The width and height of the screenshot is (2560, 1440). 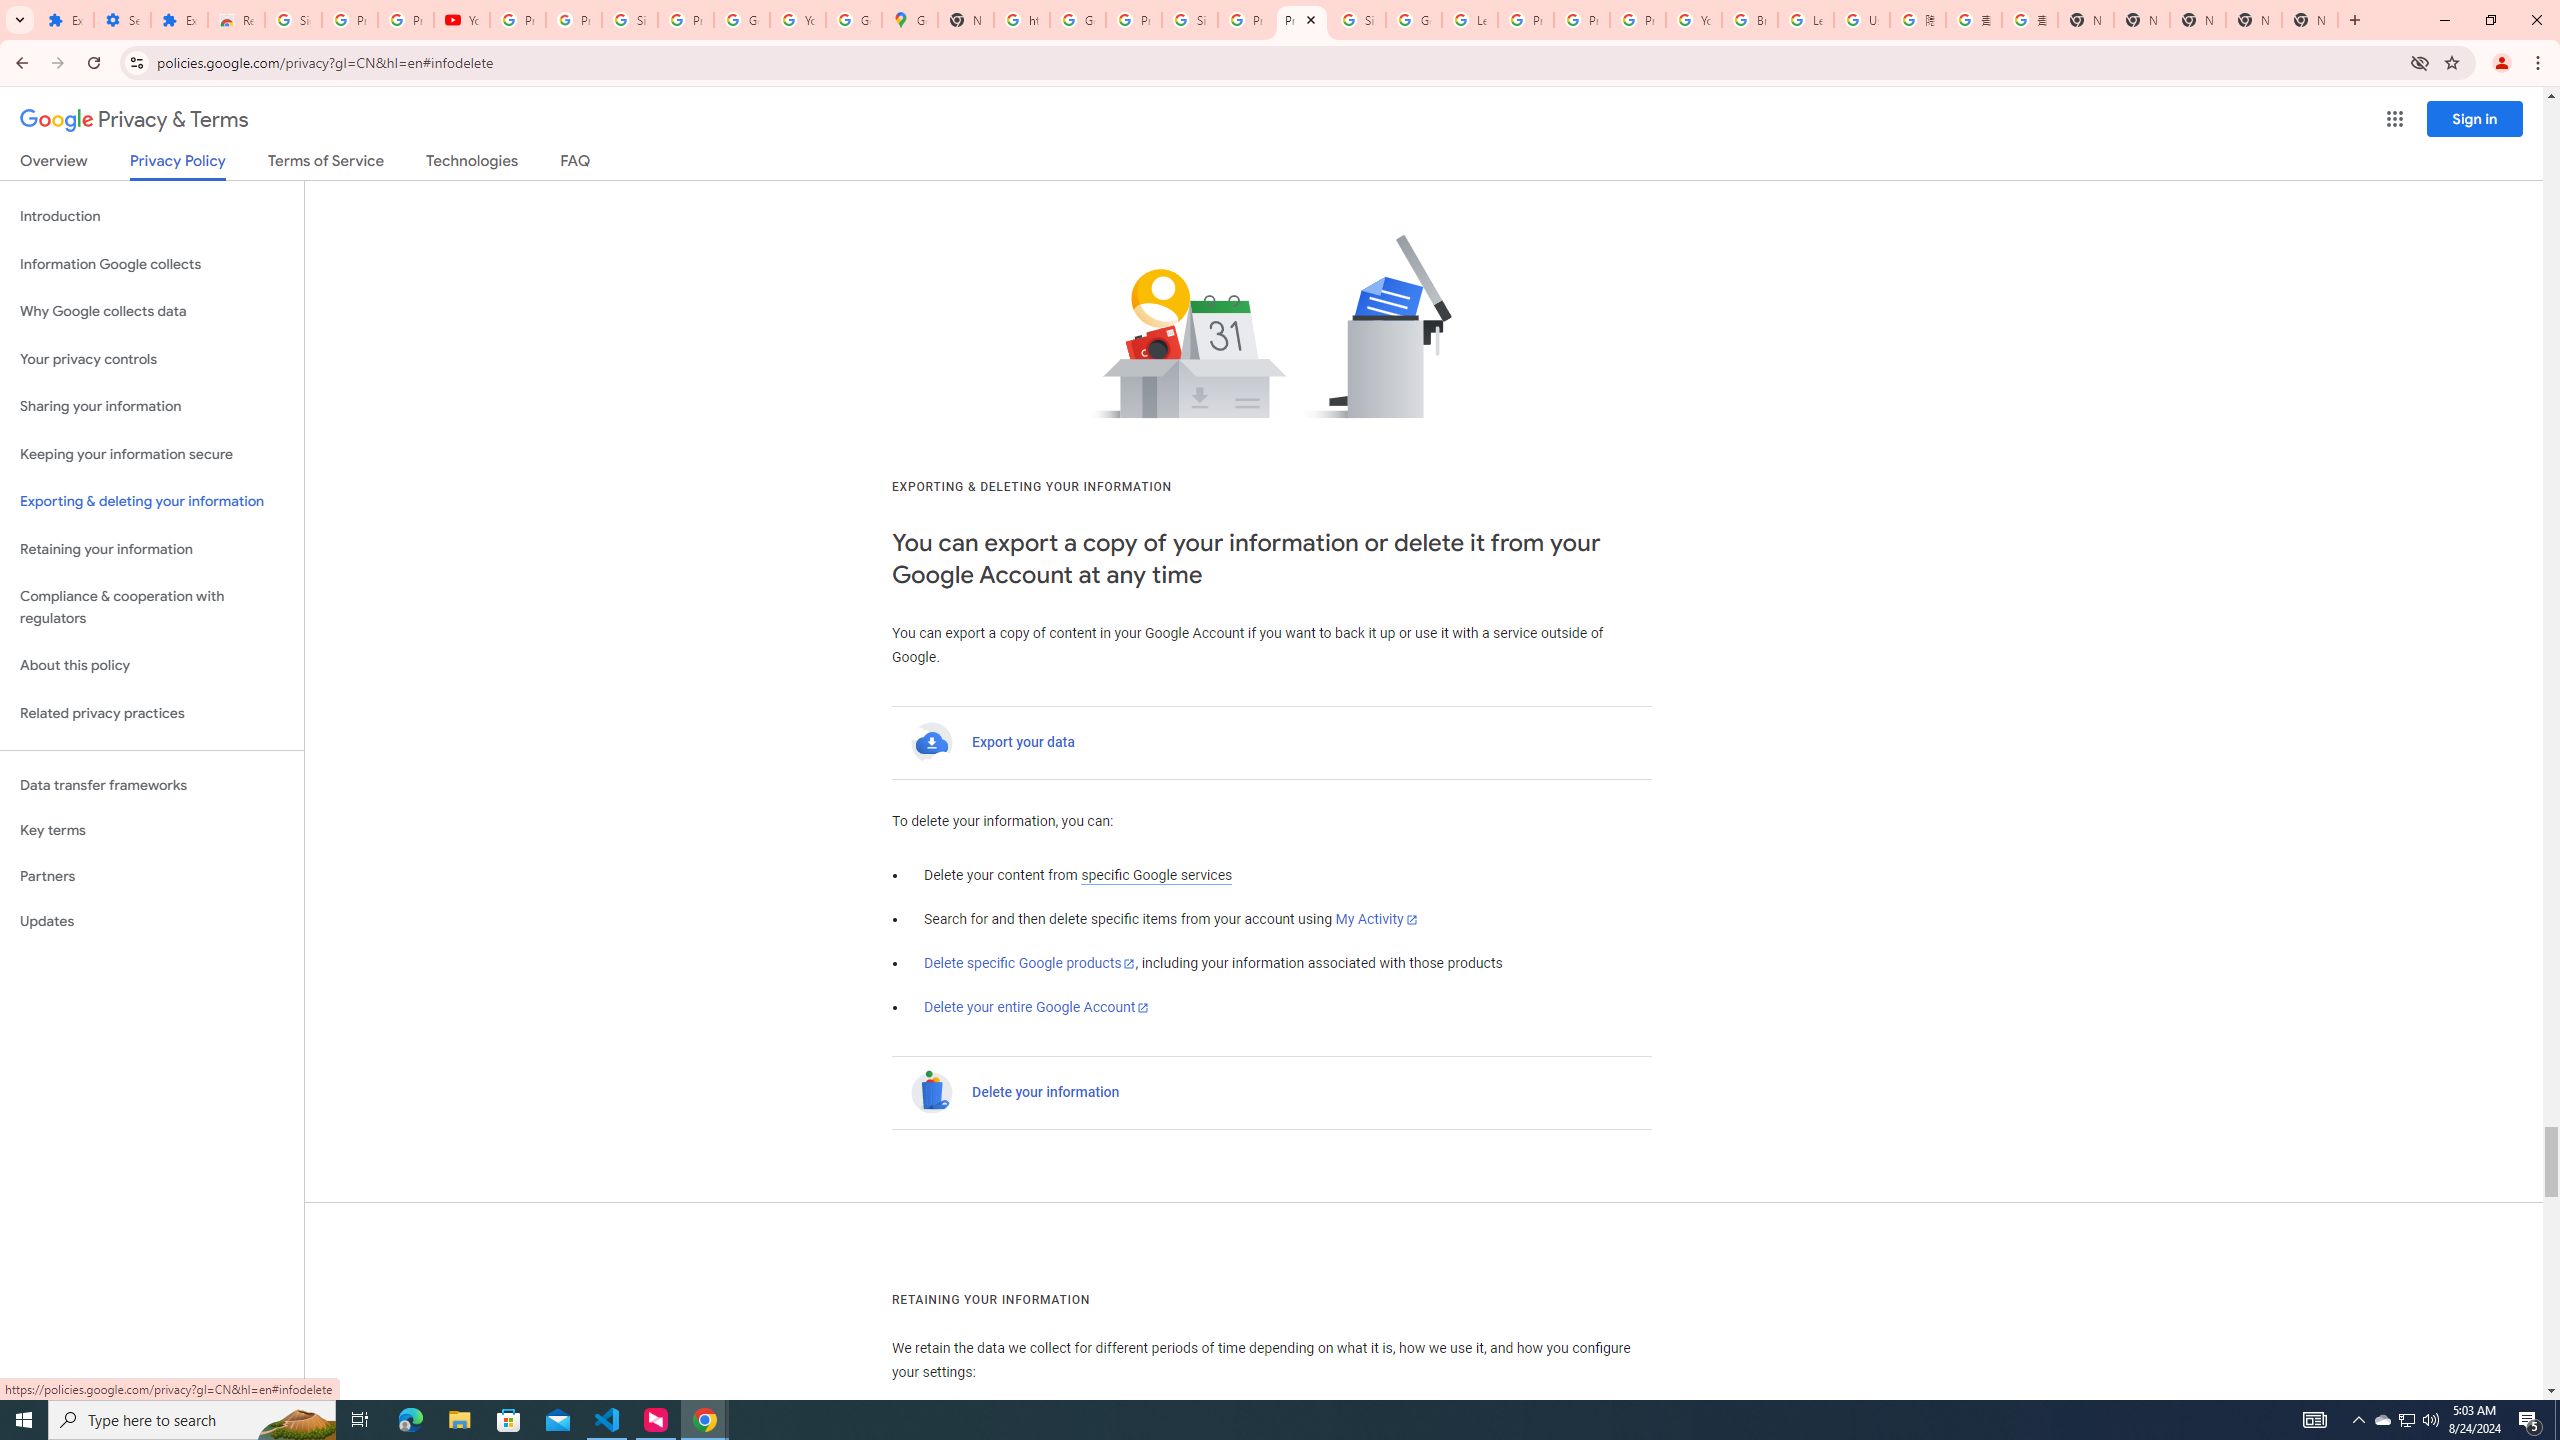 I want to click on 'Google Maps', so click(x=909, y=19).